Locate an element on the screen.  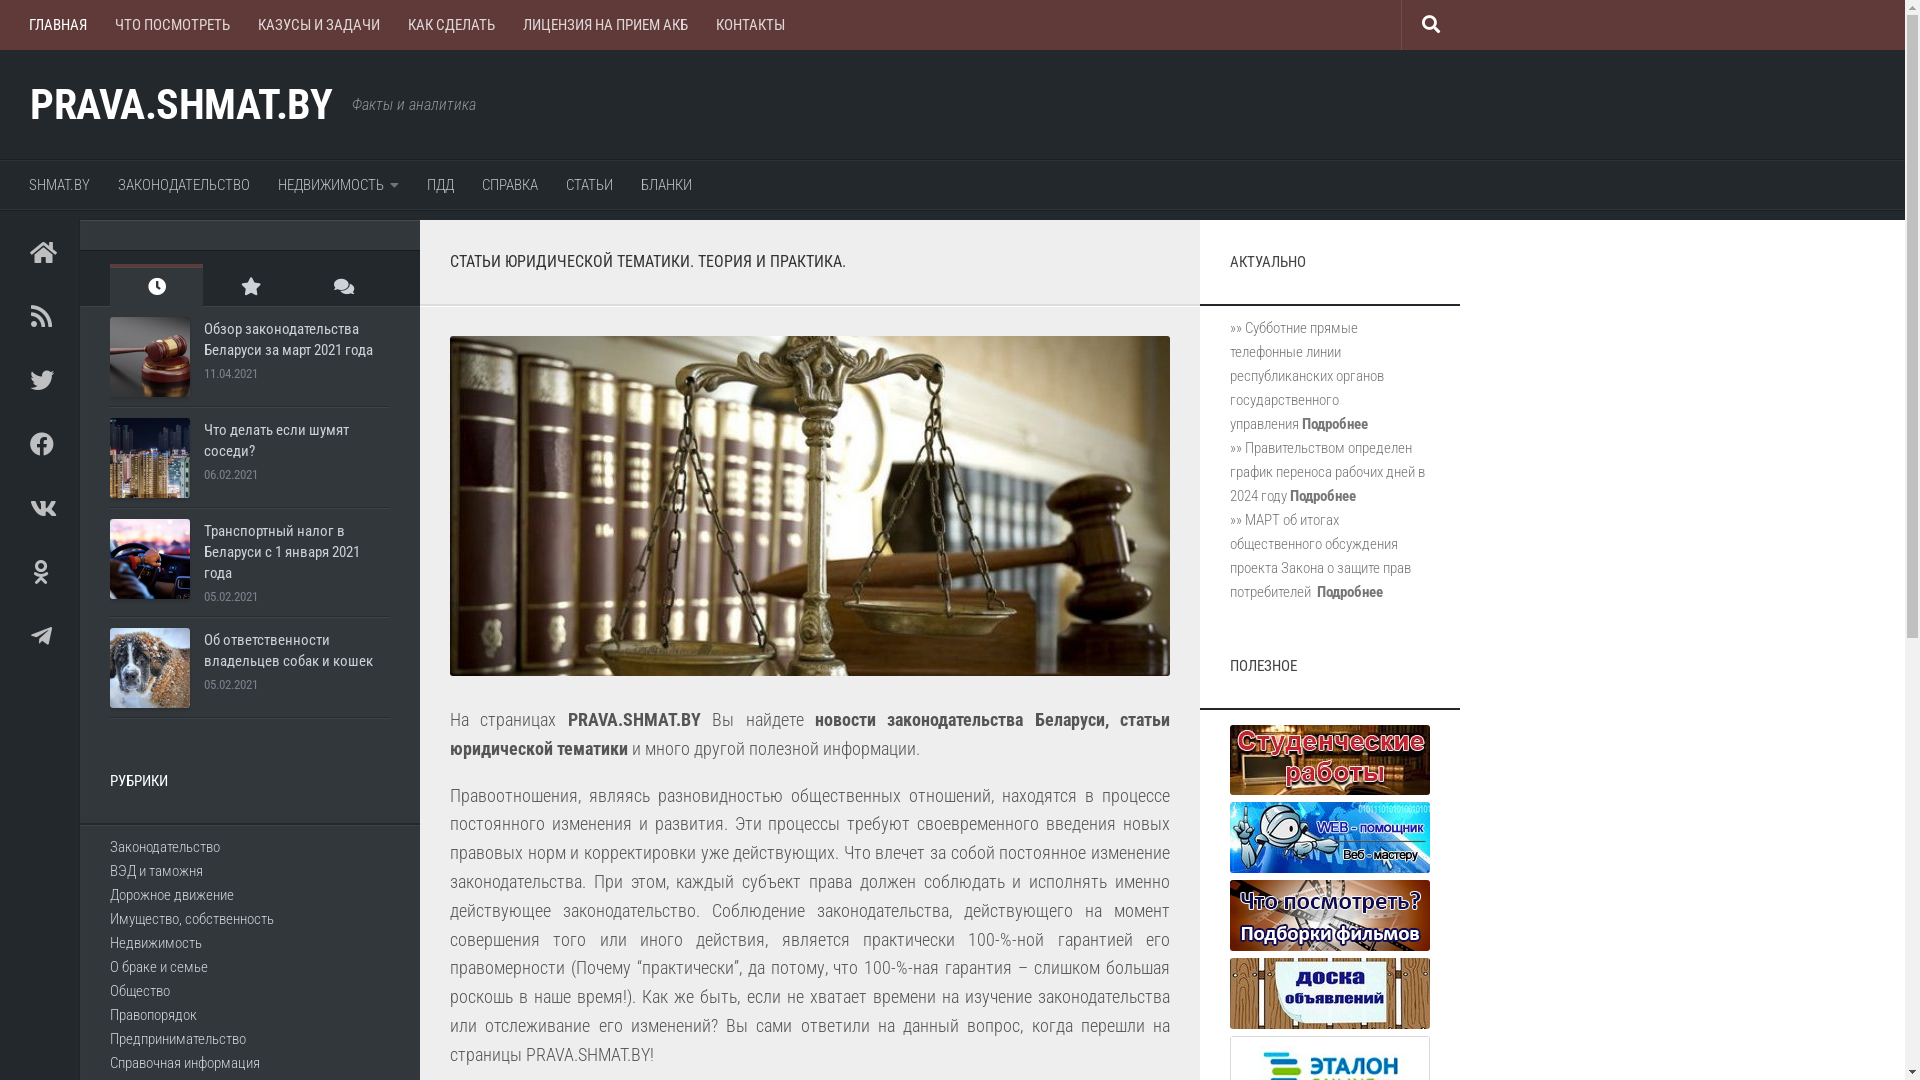
'Twitter' is located at coordinates (39, 380).